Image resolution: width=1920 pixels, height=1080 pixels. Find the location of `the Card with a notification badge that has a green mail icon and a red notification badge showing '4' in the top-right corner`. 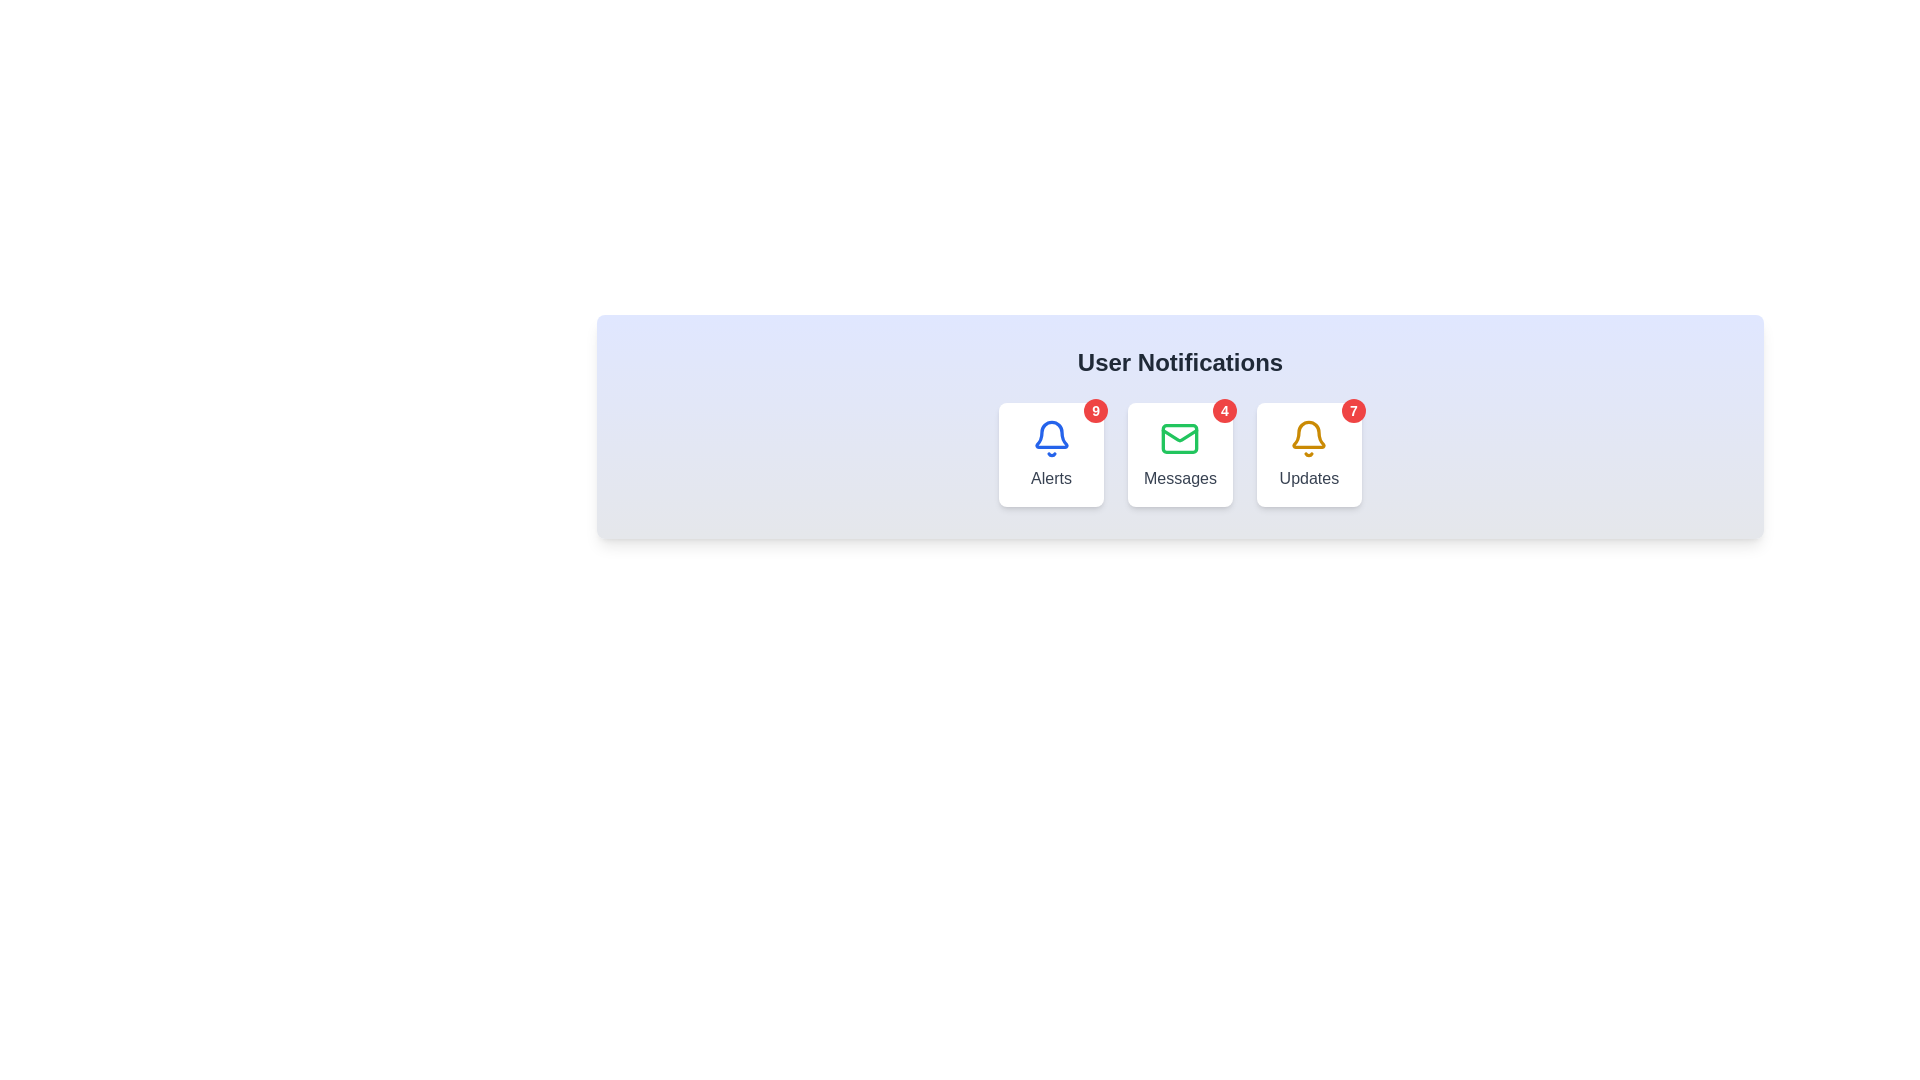

the Card with a notification badge that has a green mail icon and a red notification badge showing '4' in the top-right corner is located at coordinates (1180, 455).